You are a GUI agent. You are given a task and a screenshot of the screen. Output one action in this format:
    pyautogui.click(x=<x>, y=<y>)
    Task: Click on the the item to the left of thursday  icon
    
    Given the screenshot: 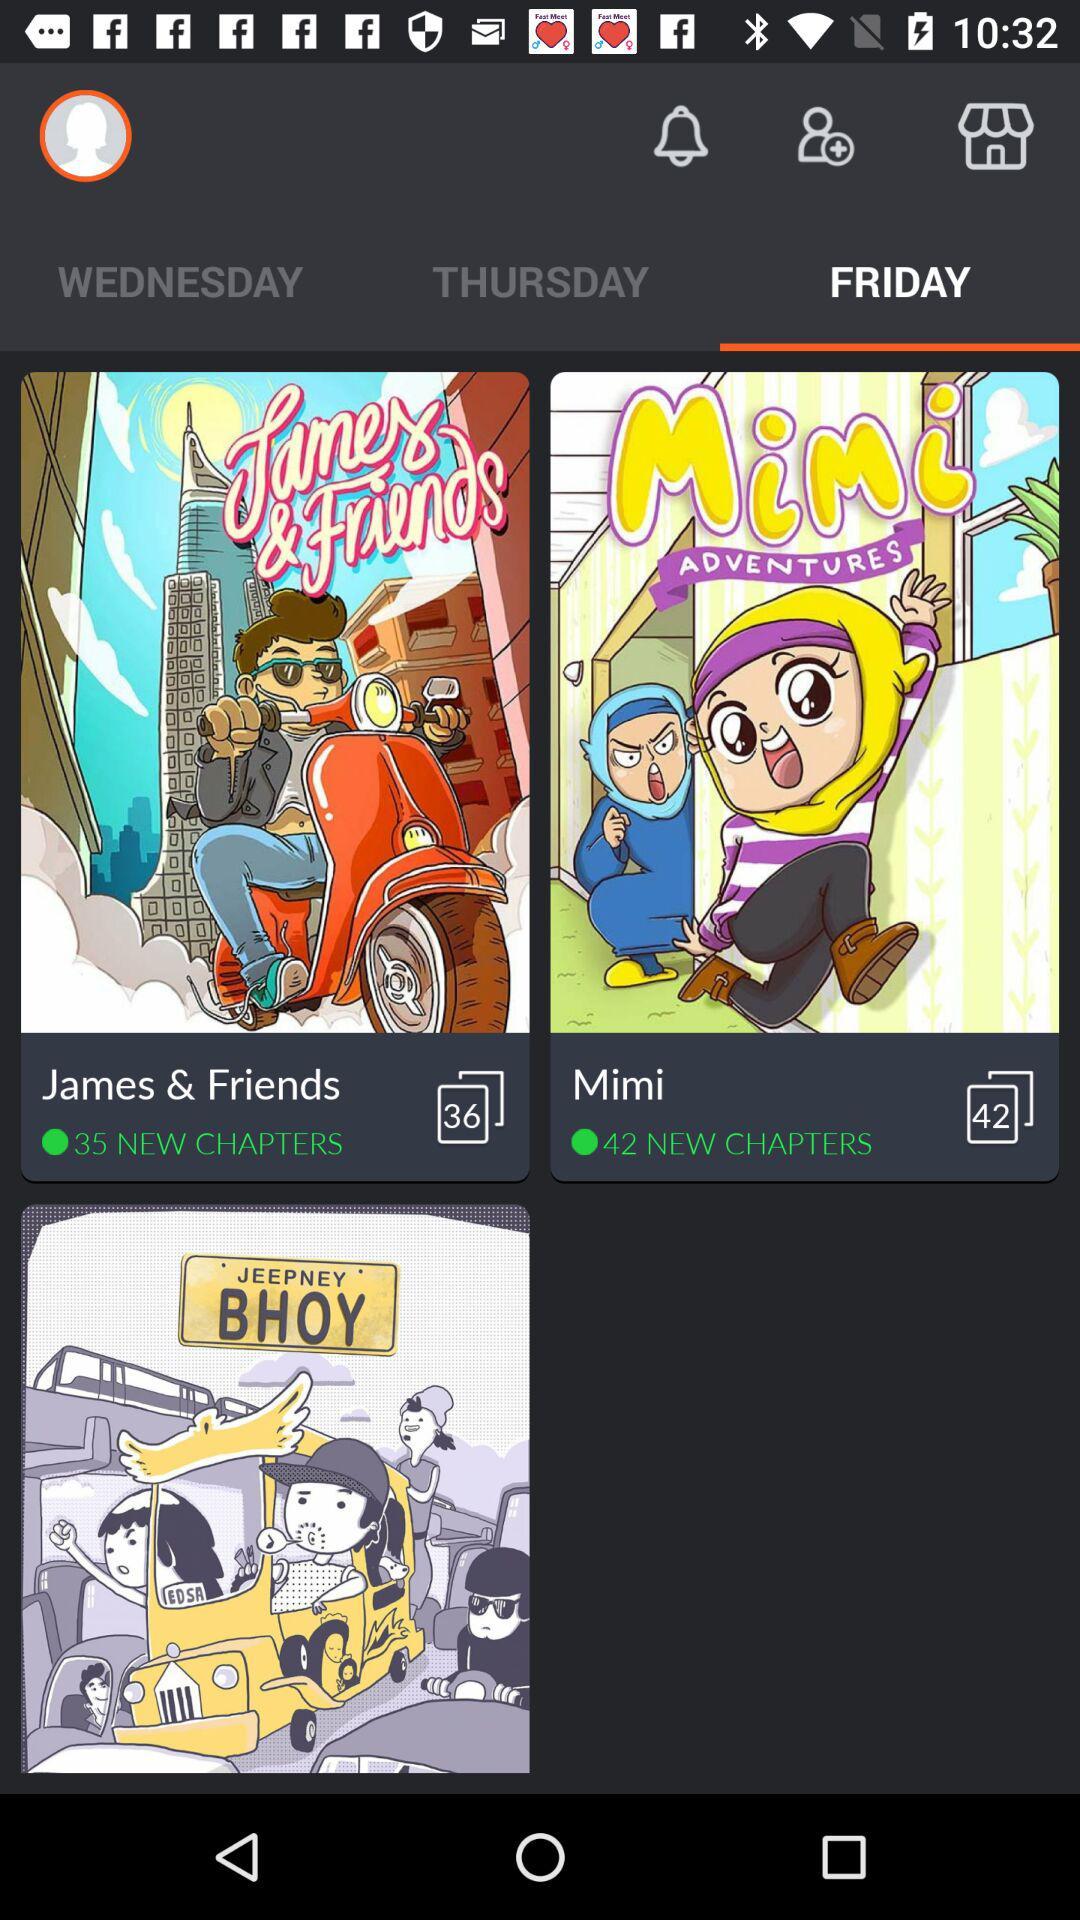 What is the action you would take?
    pyautogui.click(x=180, y=279)
    